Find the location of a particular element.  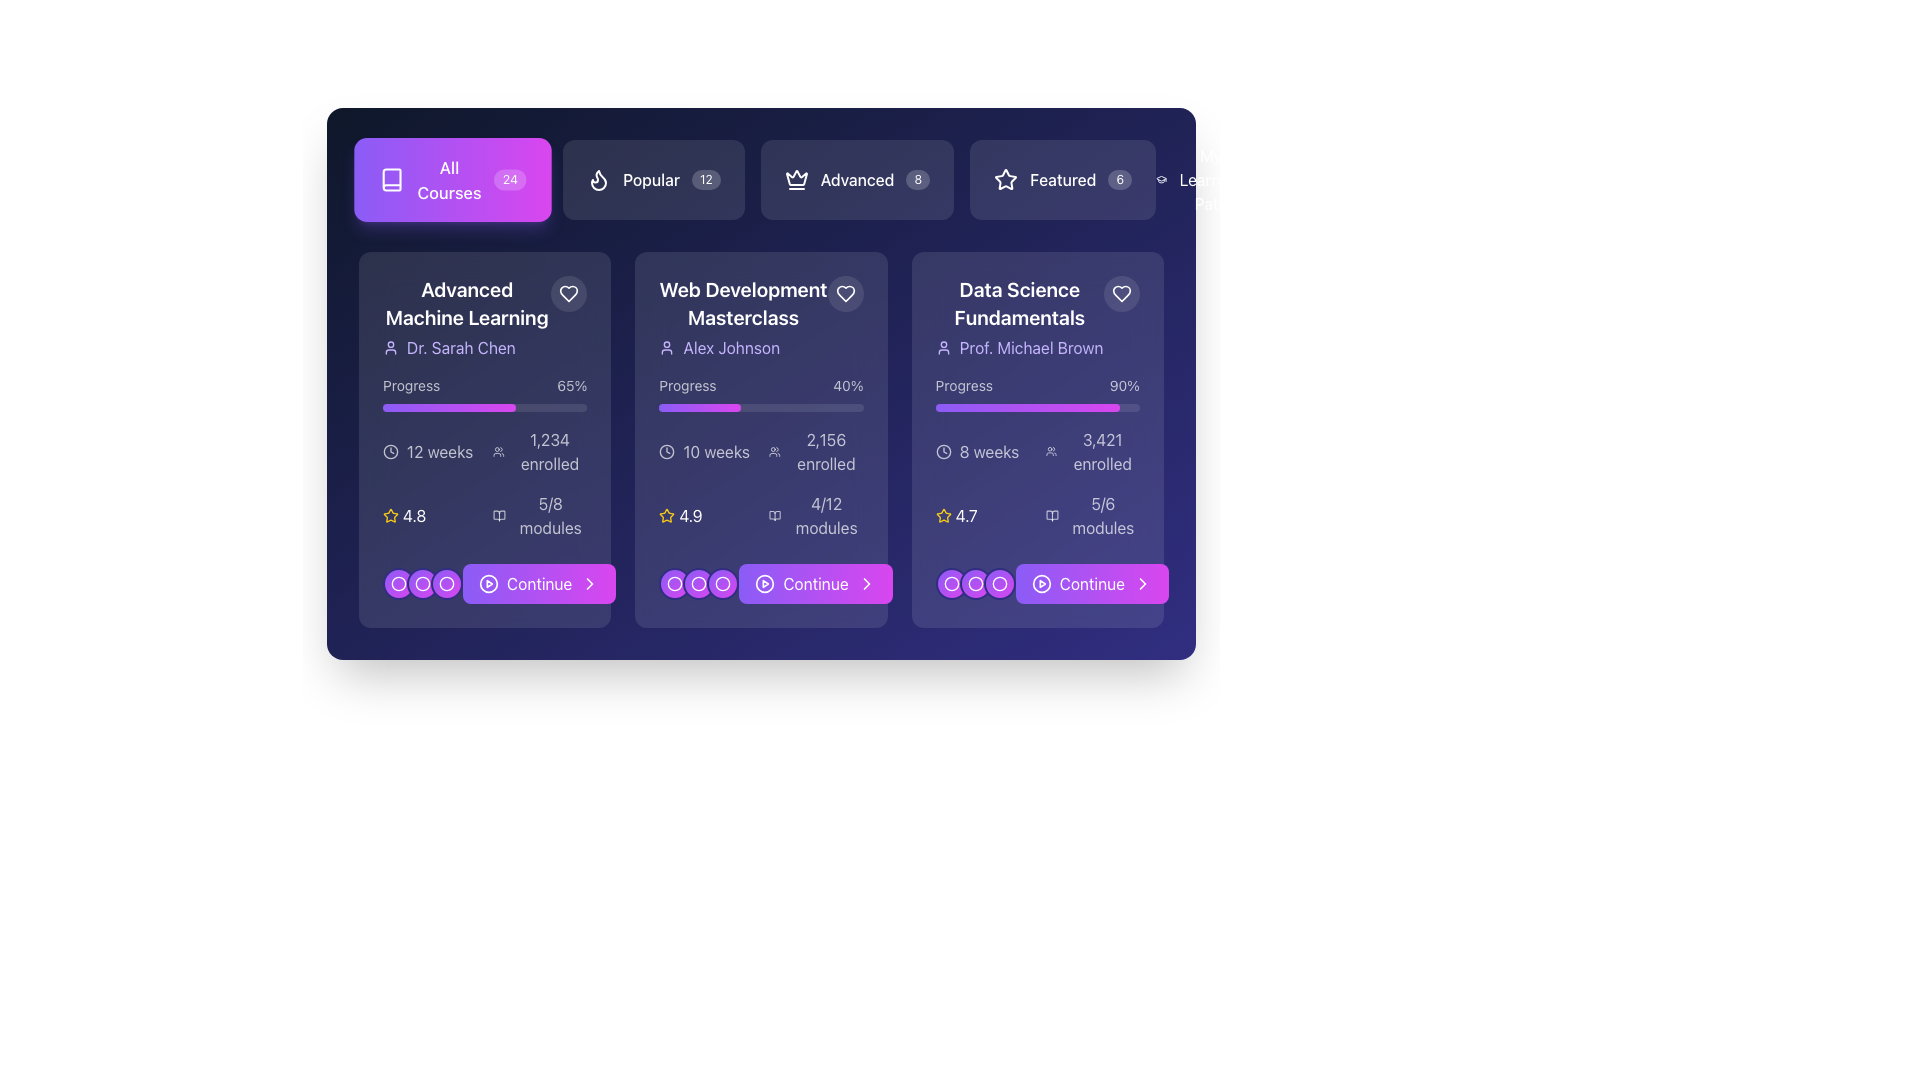

the call-to-action button located at the bottom center of the middle card in a row of three cards to proceed to the next step is located at coordinates (816, 583).